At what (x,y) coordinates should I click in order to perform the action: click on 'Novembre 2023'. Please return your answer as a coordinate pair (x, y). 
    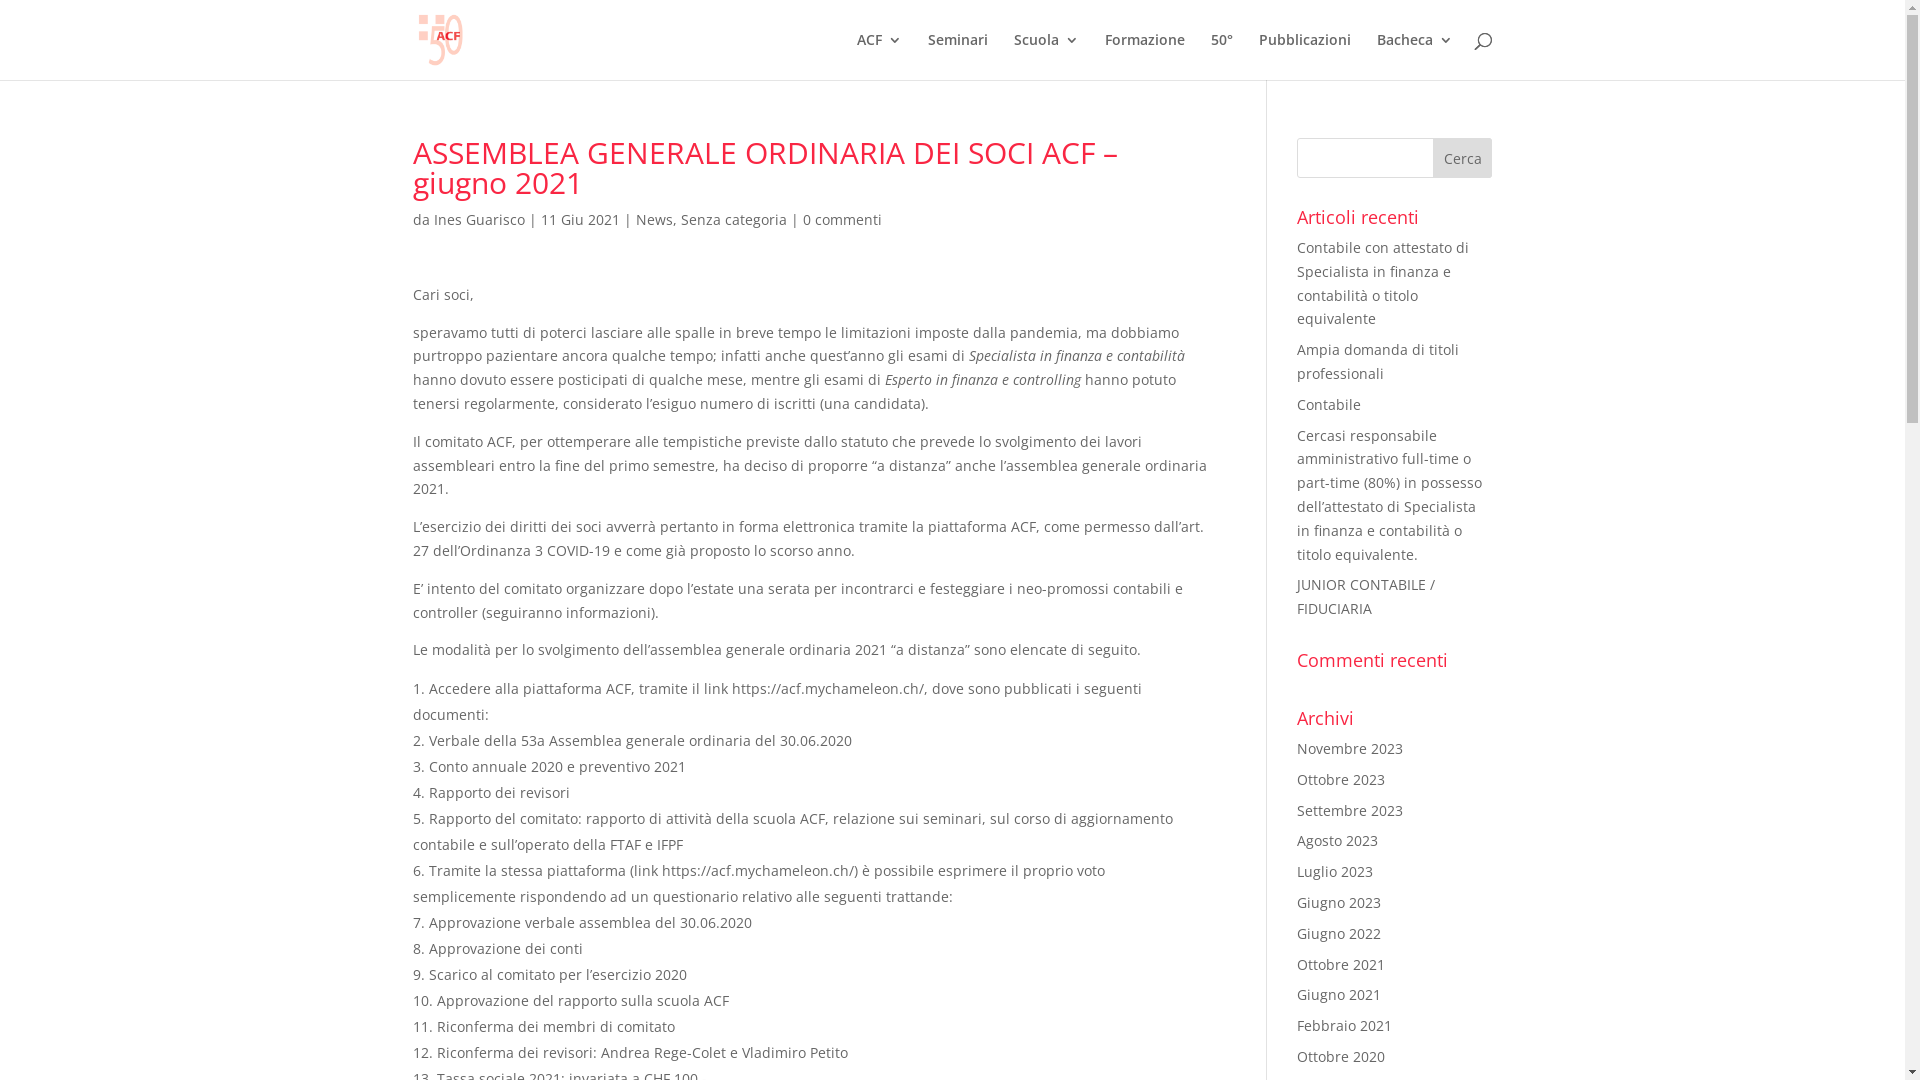
    Looking at the image, I should click on (1349, 748).